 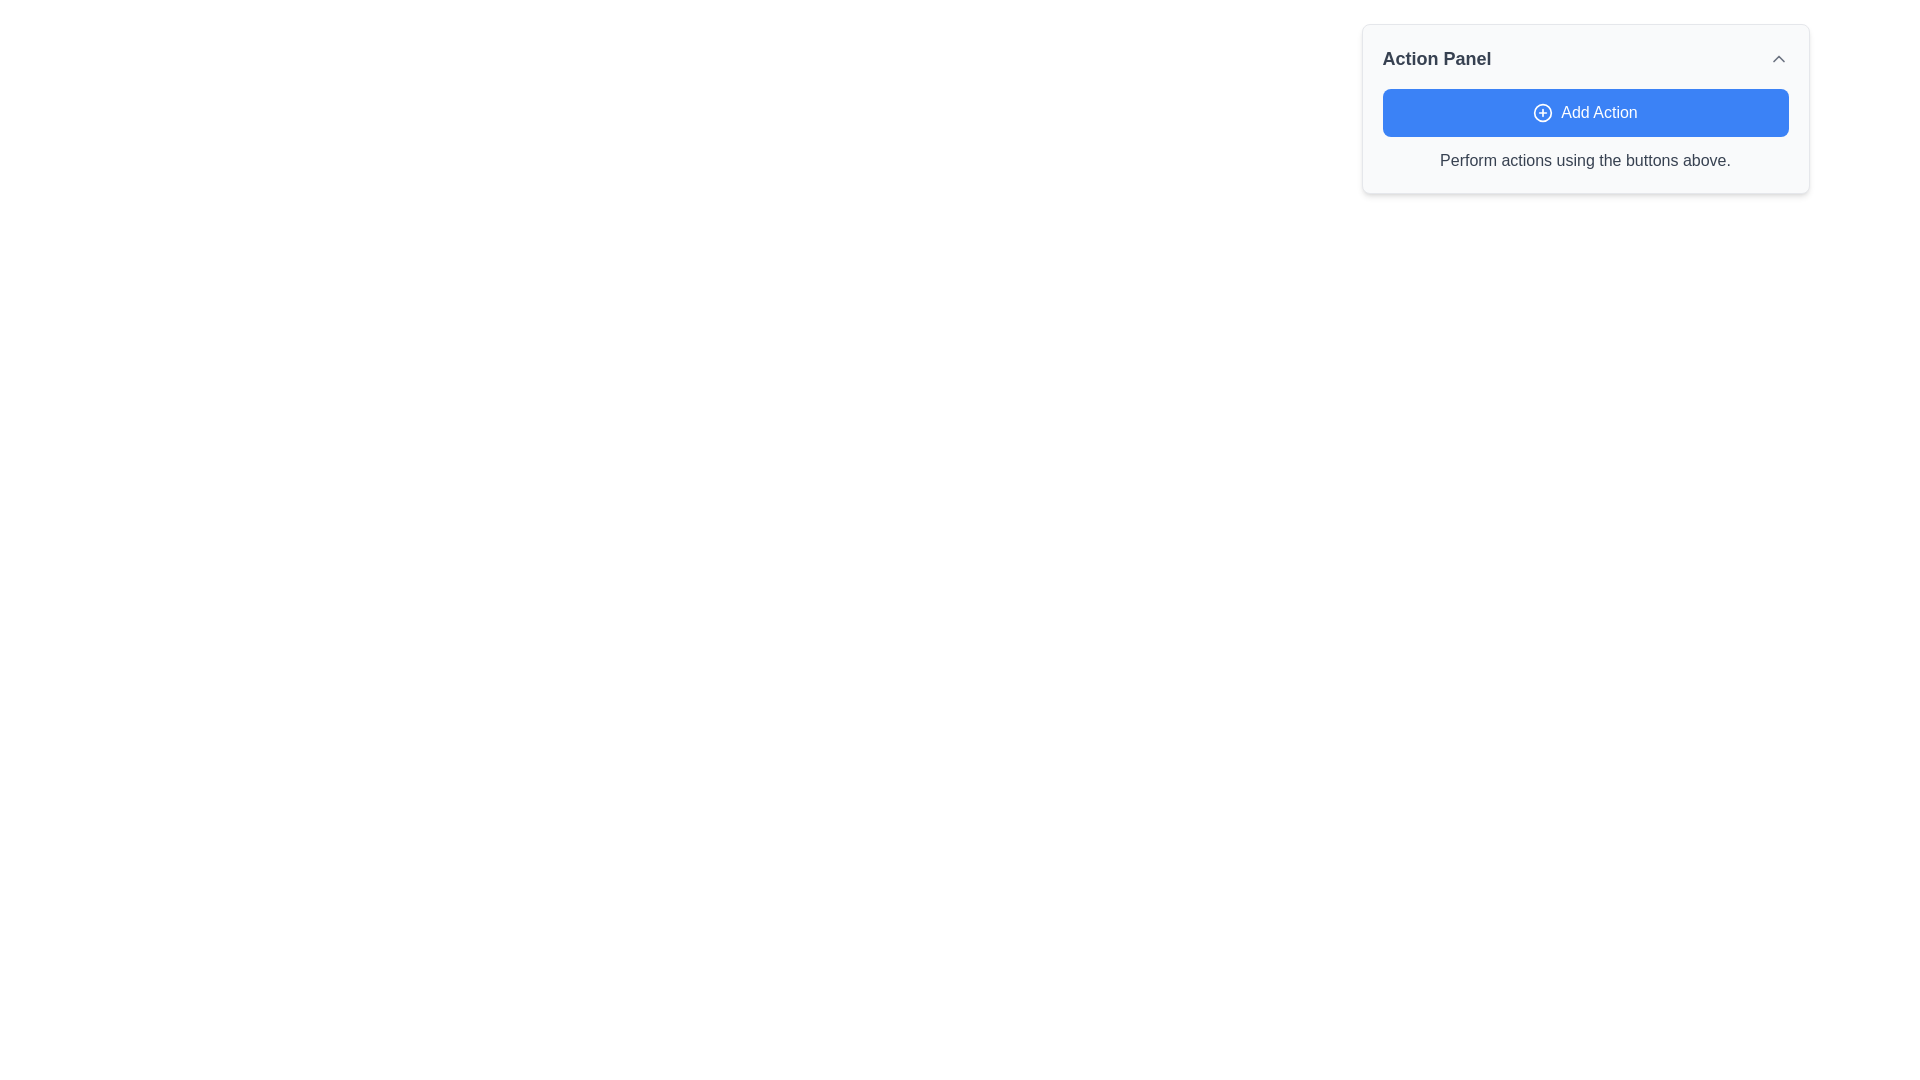 What do you see at coordinates (1542, 112) in the screenshot?
I see `the SVG Circle element with a blue outline and white fill, which is centered within the 'Add Action' button in the 'Action Panel'` at bounding box center [1542, 112].